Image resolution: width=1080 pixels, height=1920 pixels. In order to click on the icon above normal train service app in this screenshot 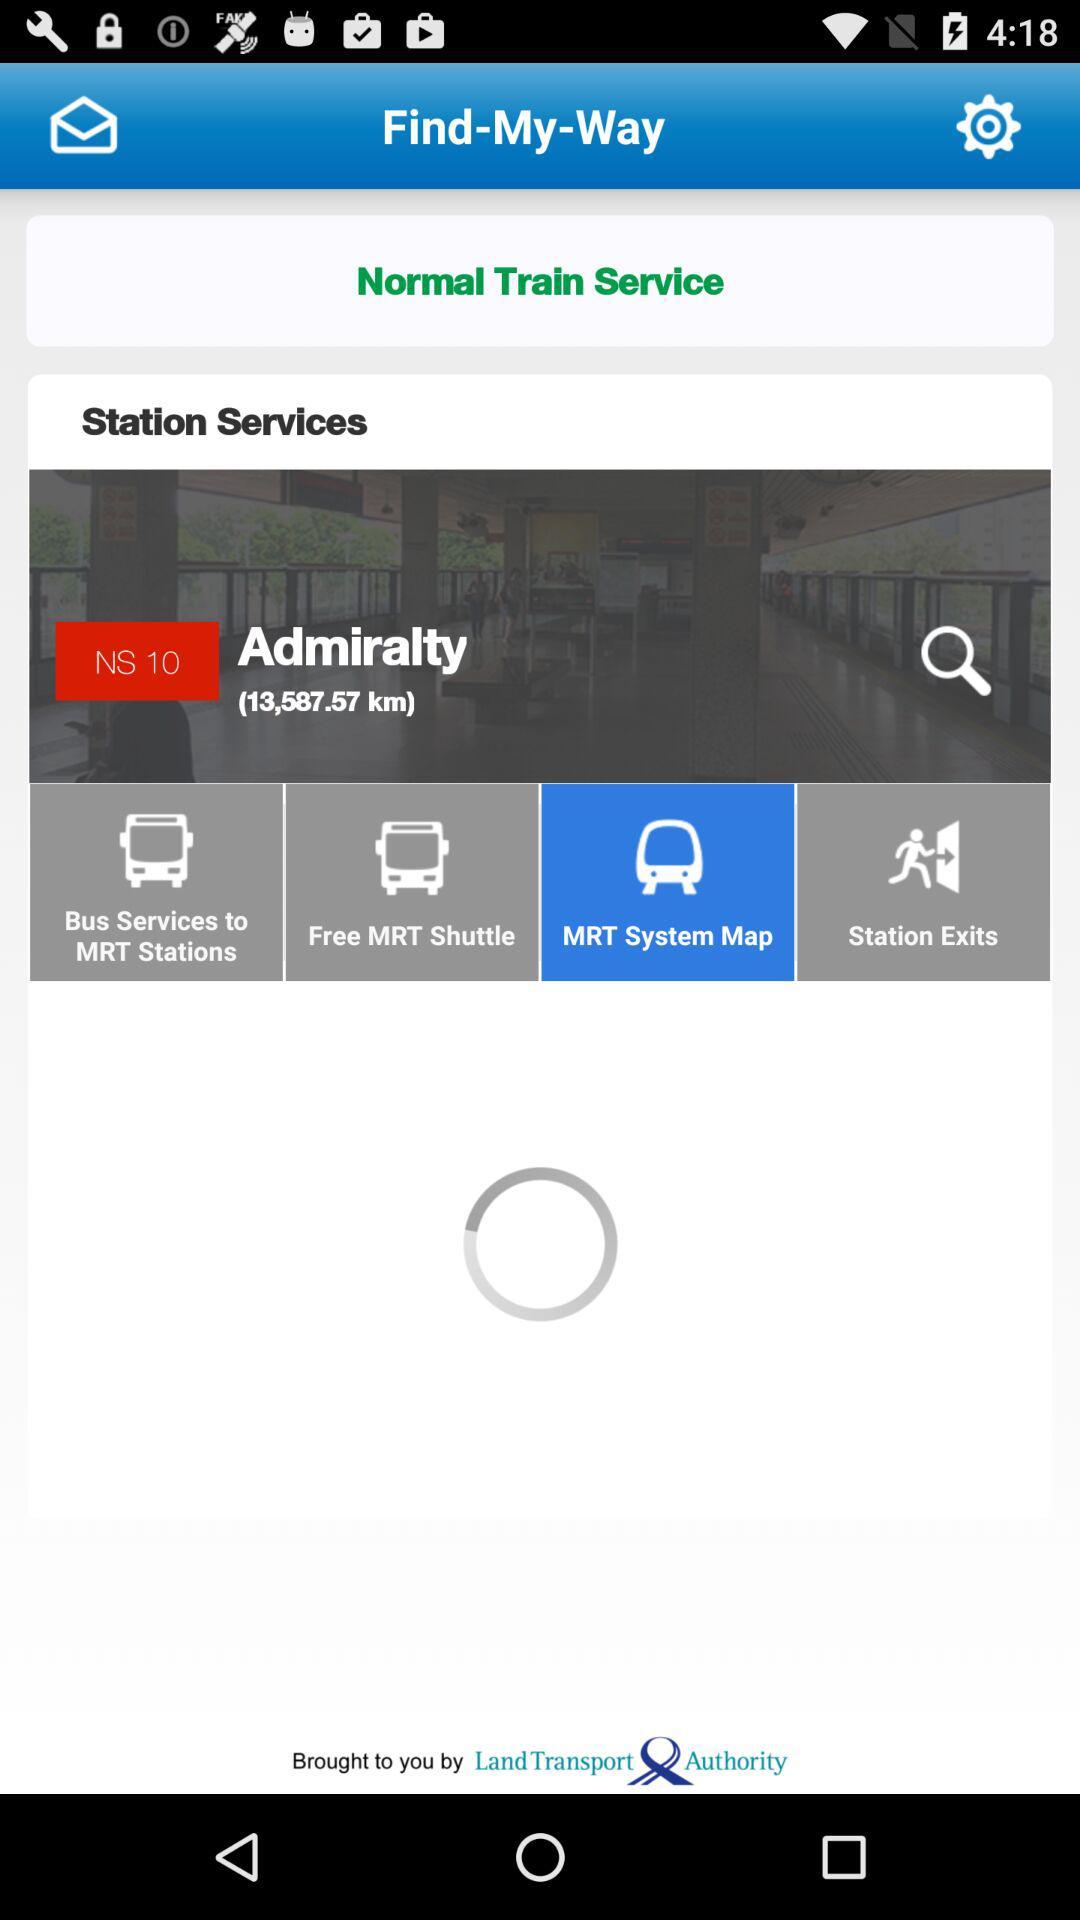, I will do `click(987, 124)`.